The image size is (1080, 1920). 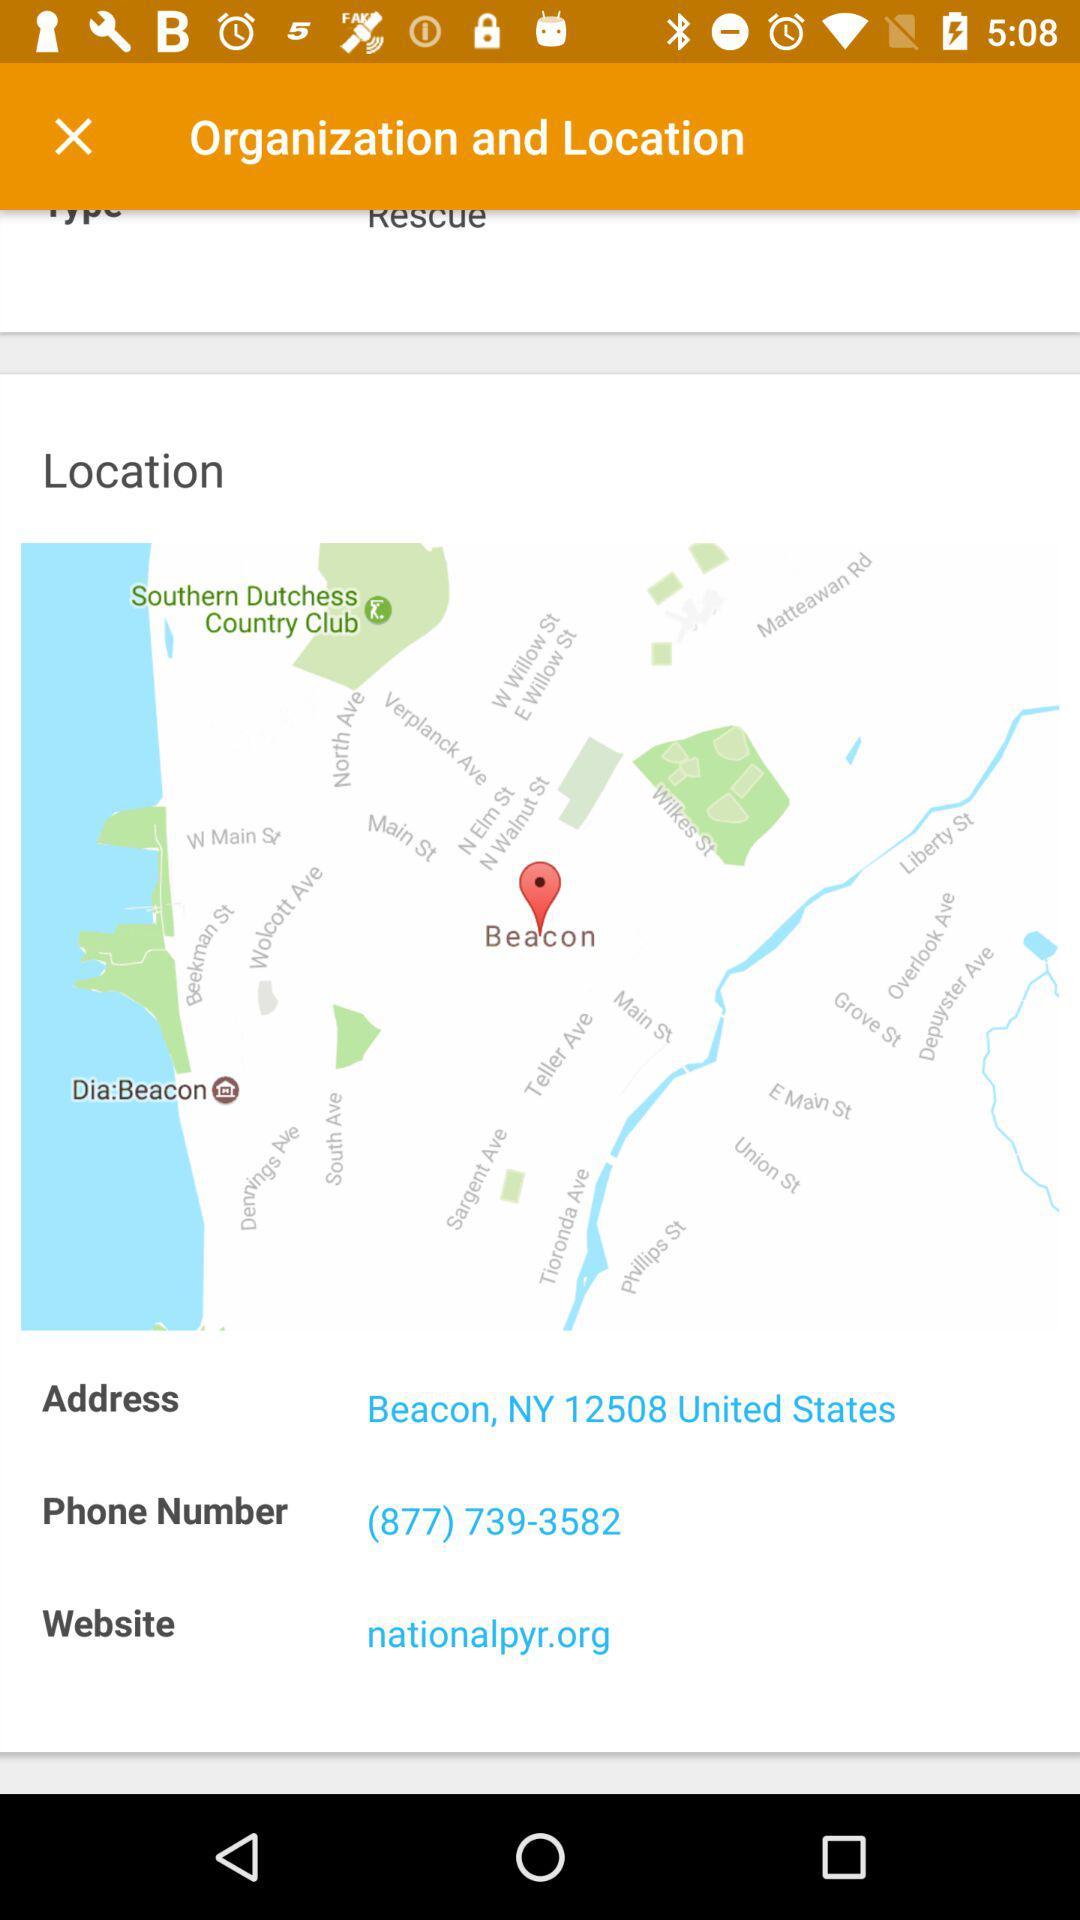 What do you see at coordinates (711, 223) in the screenshot?
I see `item below the organization and location item` at bounding box center [711, 223].